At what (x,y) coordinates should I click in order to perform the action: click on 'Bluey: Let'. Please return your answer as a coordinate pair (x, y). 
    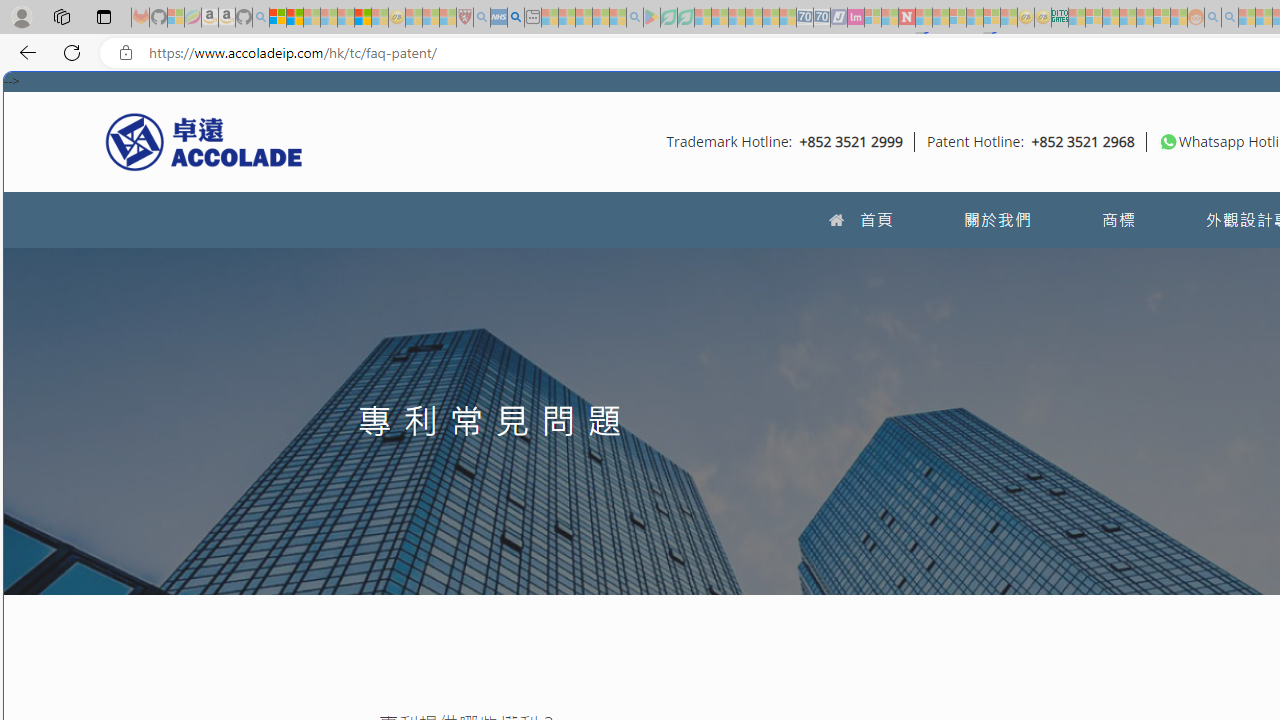
    Looking at the image, I should click on (652, 17).